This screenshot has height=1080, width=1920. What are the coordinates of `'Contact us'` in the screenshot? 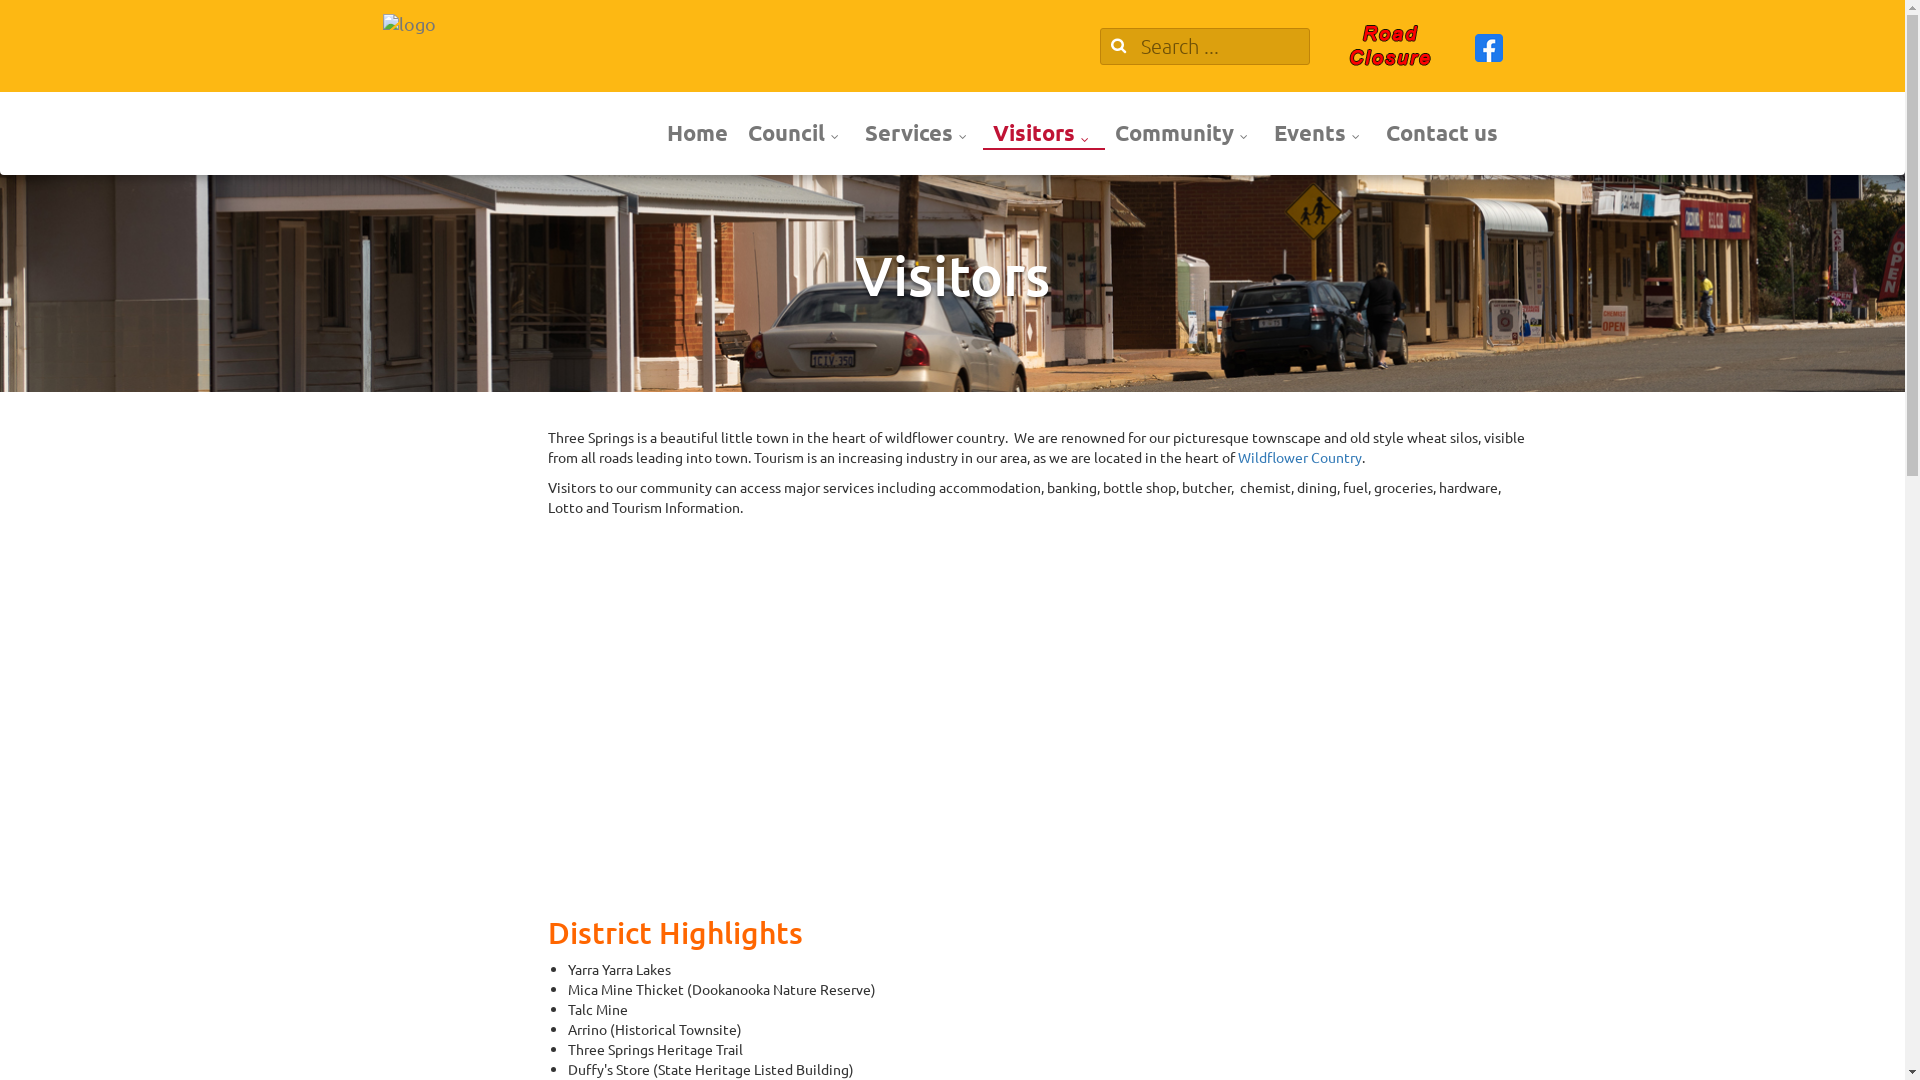 It's located at (1441, 132).